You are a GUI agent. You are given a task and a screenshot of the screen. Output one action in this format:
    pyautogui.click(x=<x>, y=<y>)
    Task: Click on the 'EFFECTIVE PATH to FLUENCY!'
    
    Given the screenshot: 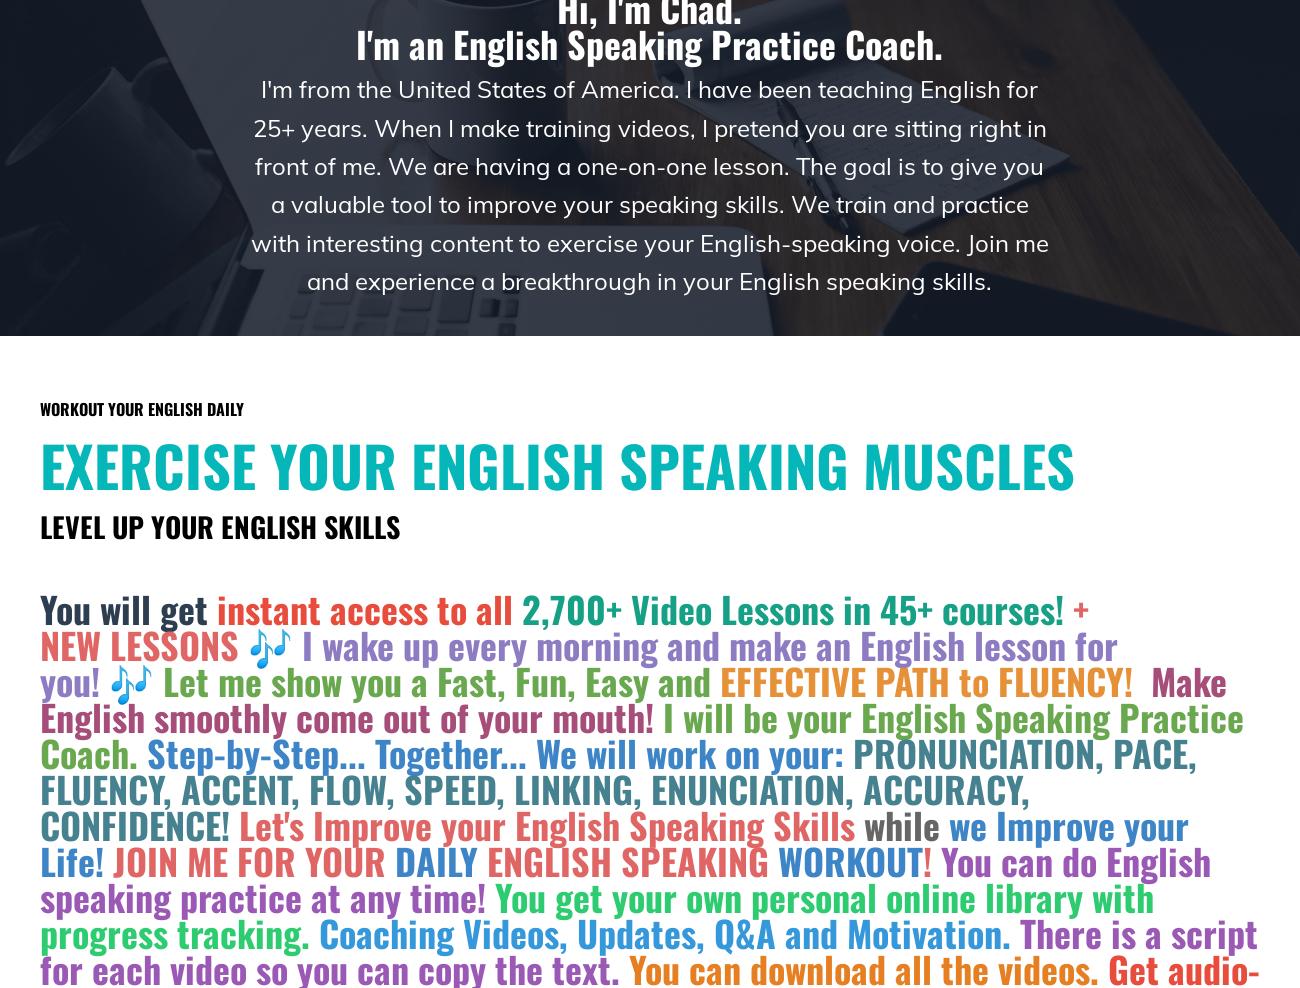 What is the action you would take?
    pyautogui.click(x=926, y=680)
    